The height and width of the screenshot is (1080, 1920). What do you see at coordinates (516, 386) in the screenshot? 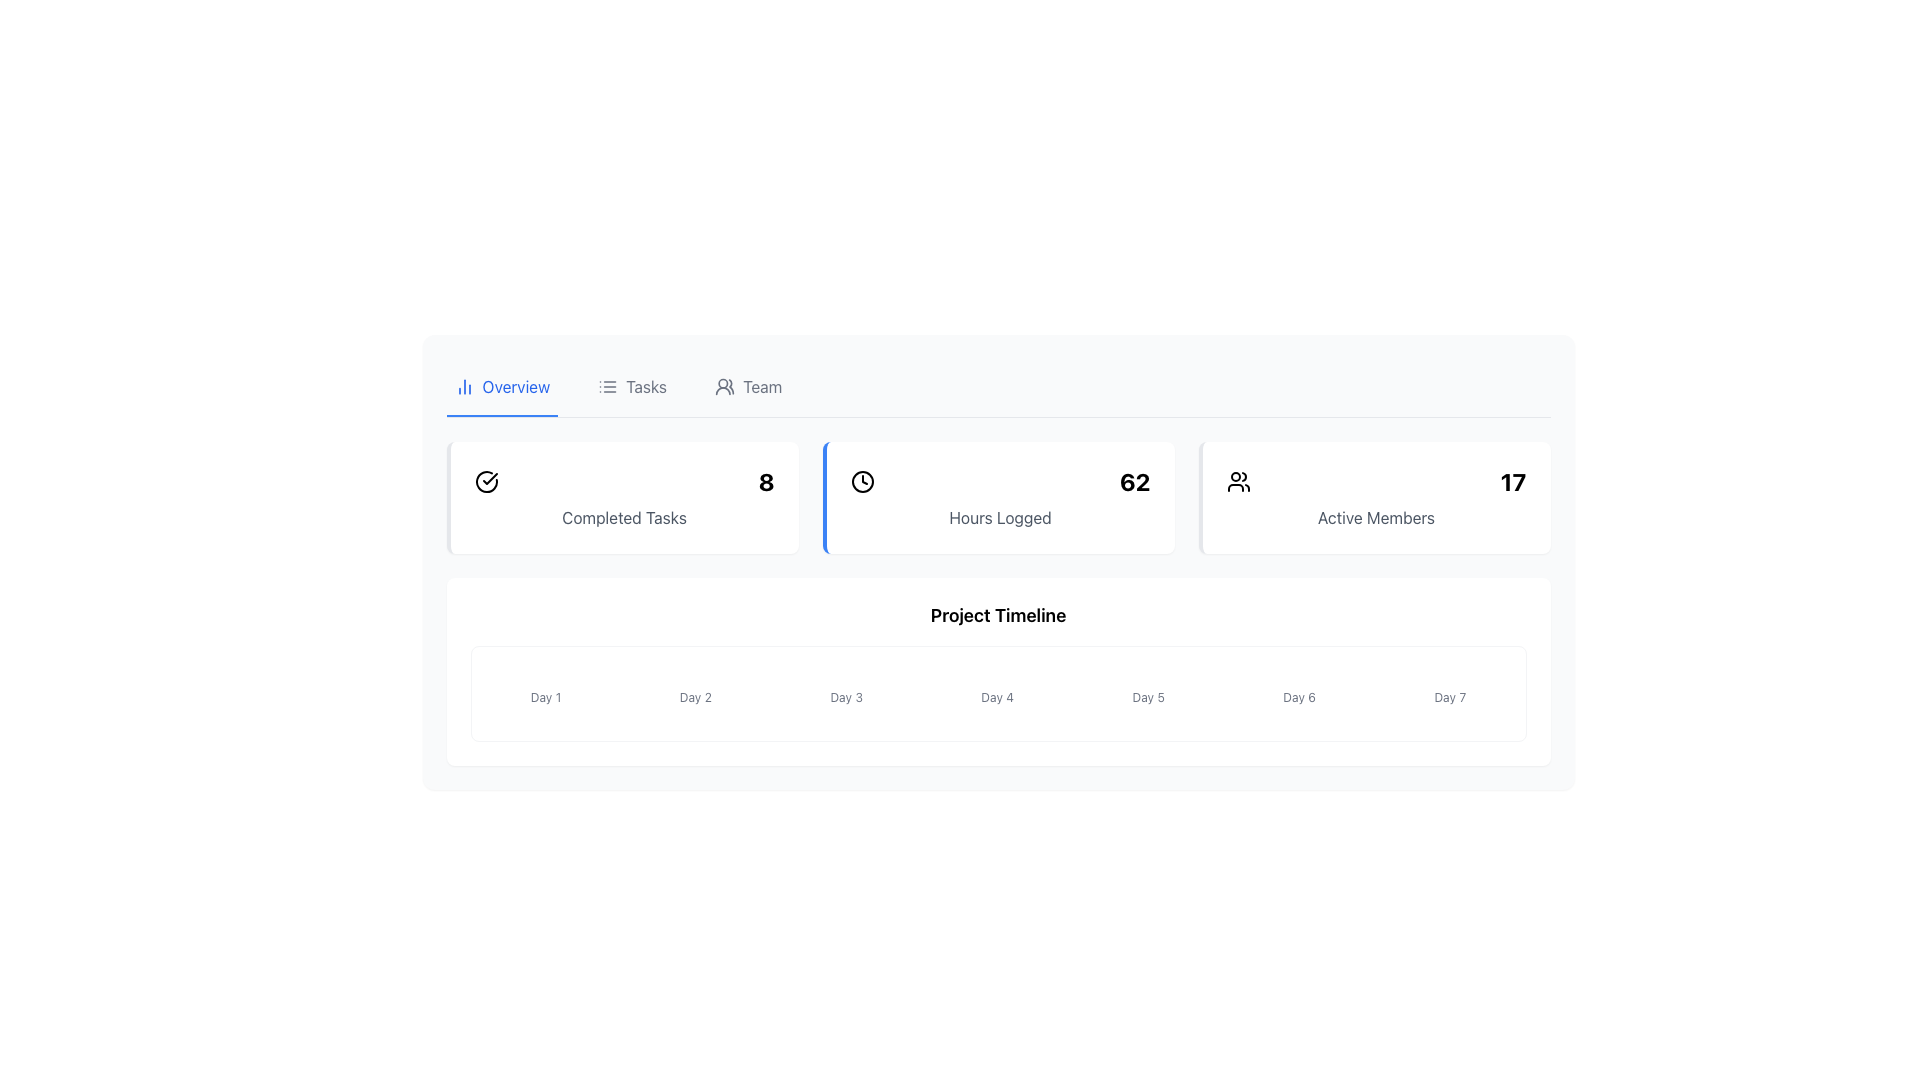
I see `the 'Overview' text label, which is displayed in blue color and aligned to the left of the header section` at bounding box center [516, 386].